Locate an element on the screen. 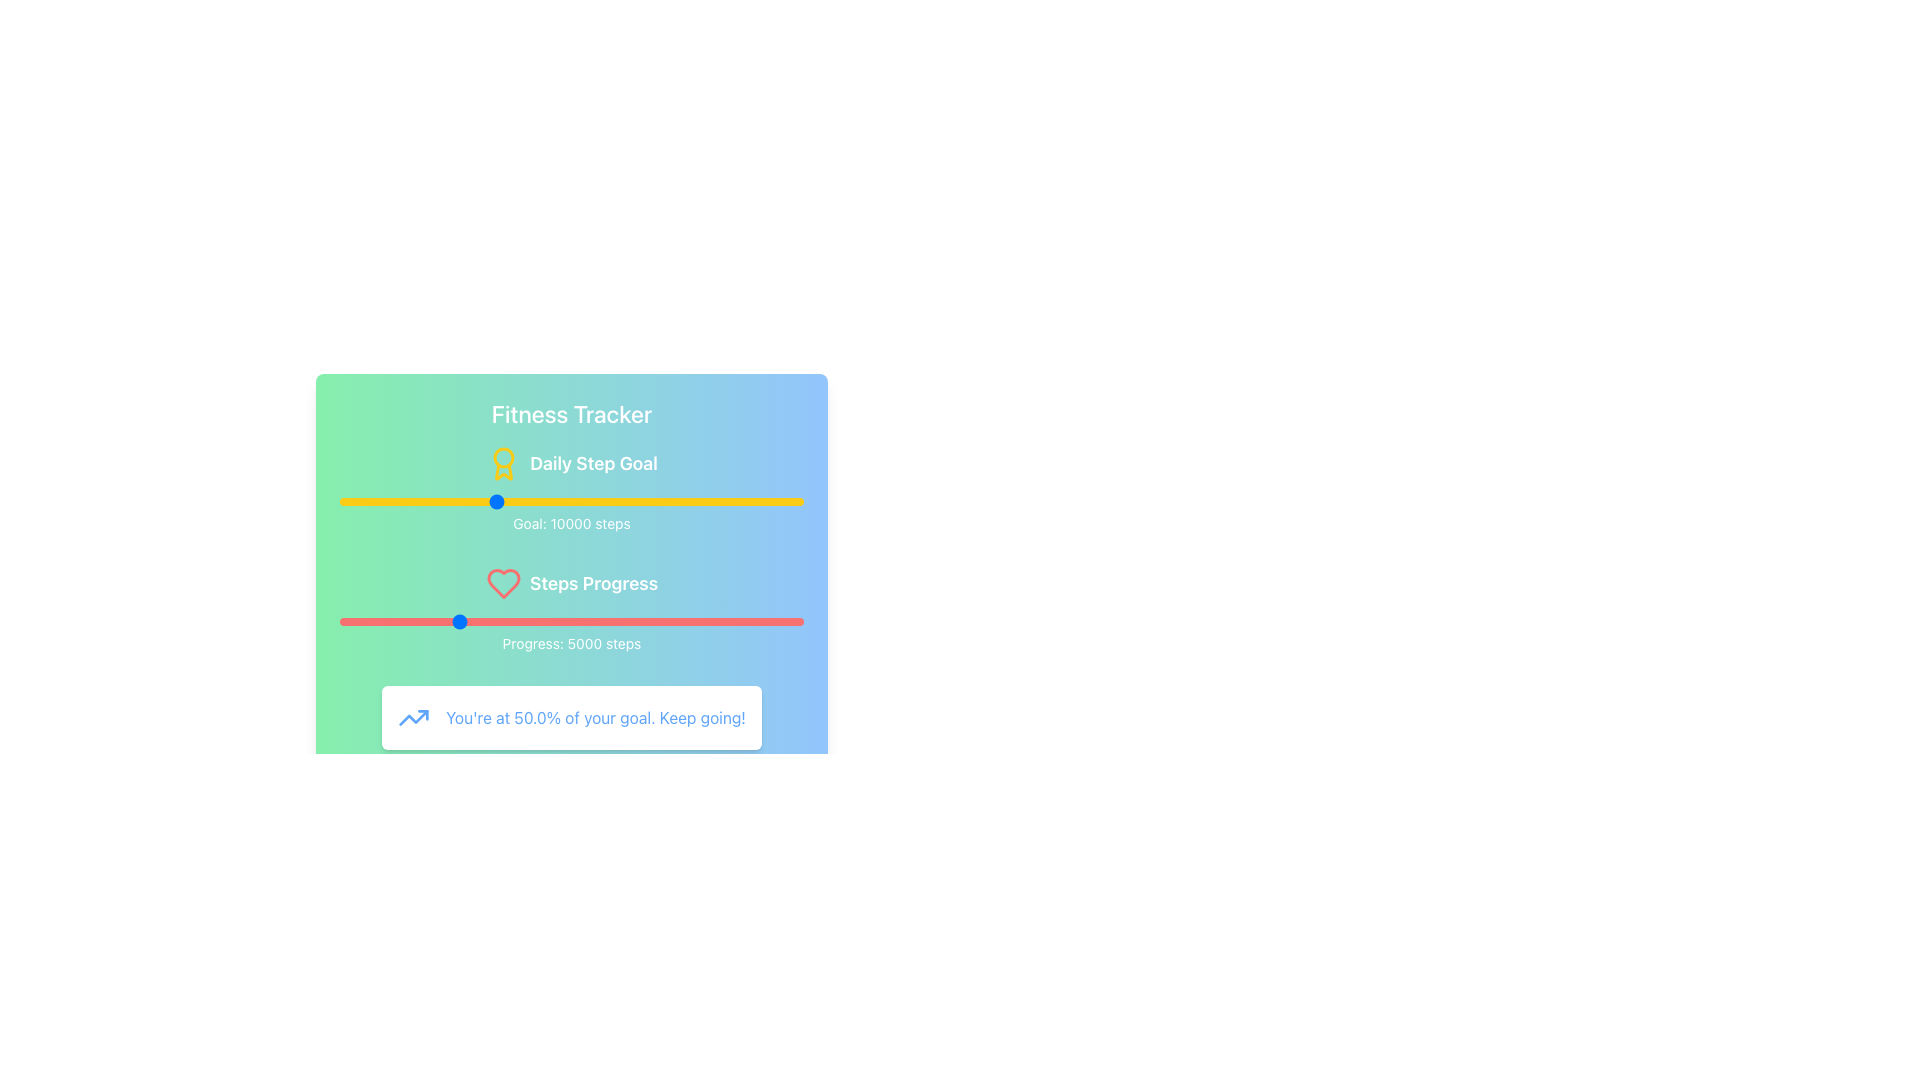  the Label with Icon that serves as a subsection heading for fitness goal progress tracking, located between 'Goal: 10000 steps' and 'Progress: 5000 steps' is located at coordinates (570, 583).